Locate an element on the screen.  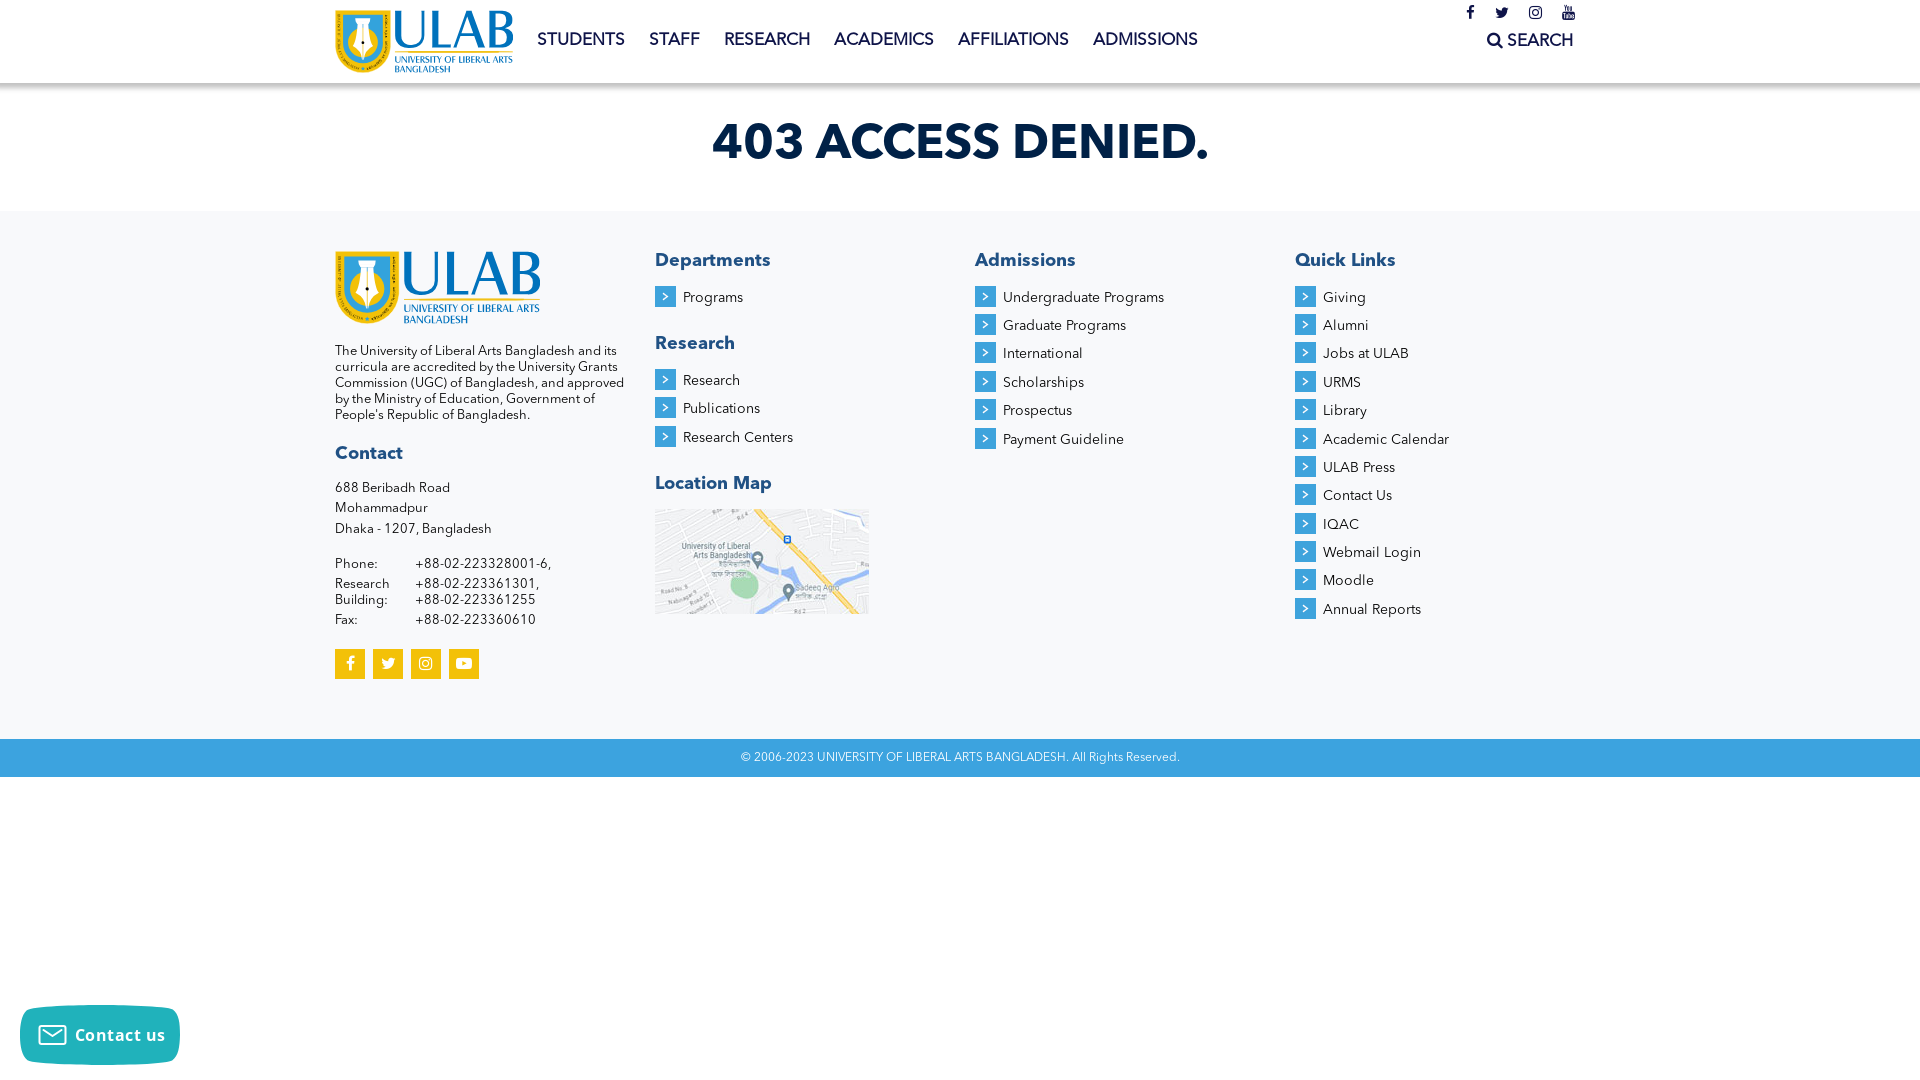
'Moodle' is located at coordinates (1348, 581).